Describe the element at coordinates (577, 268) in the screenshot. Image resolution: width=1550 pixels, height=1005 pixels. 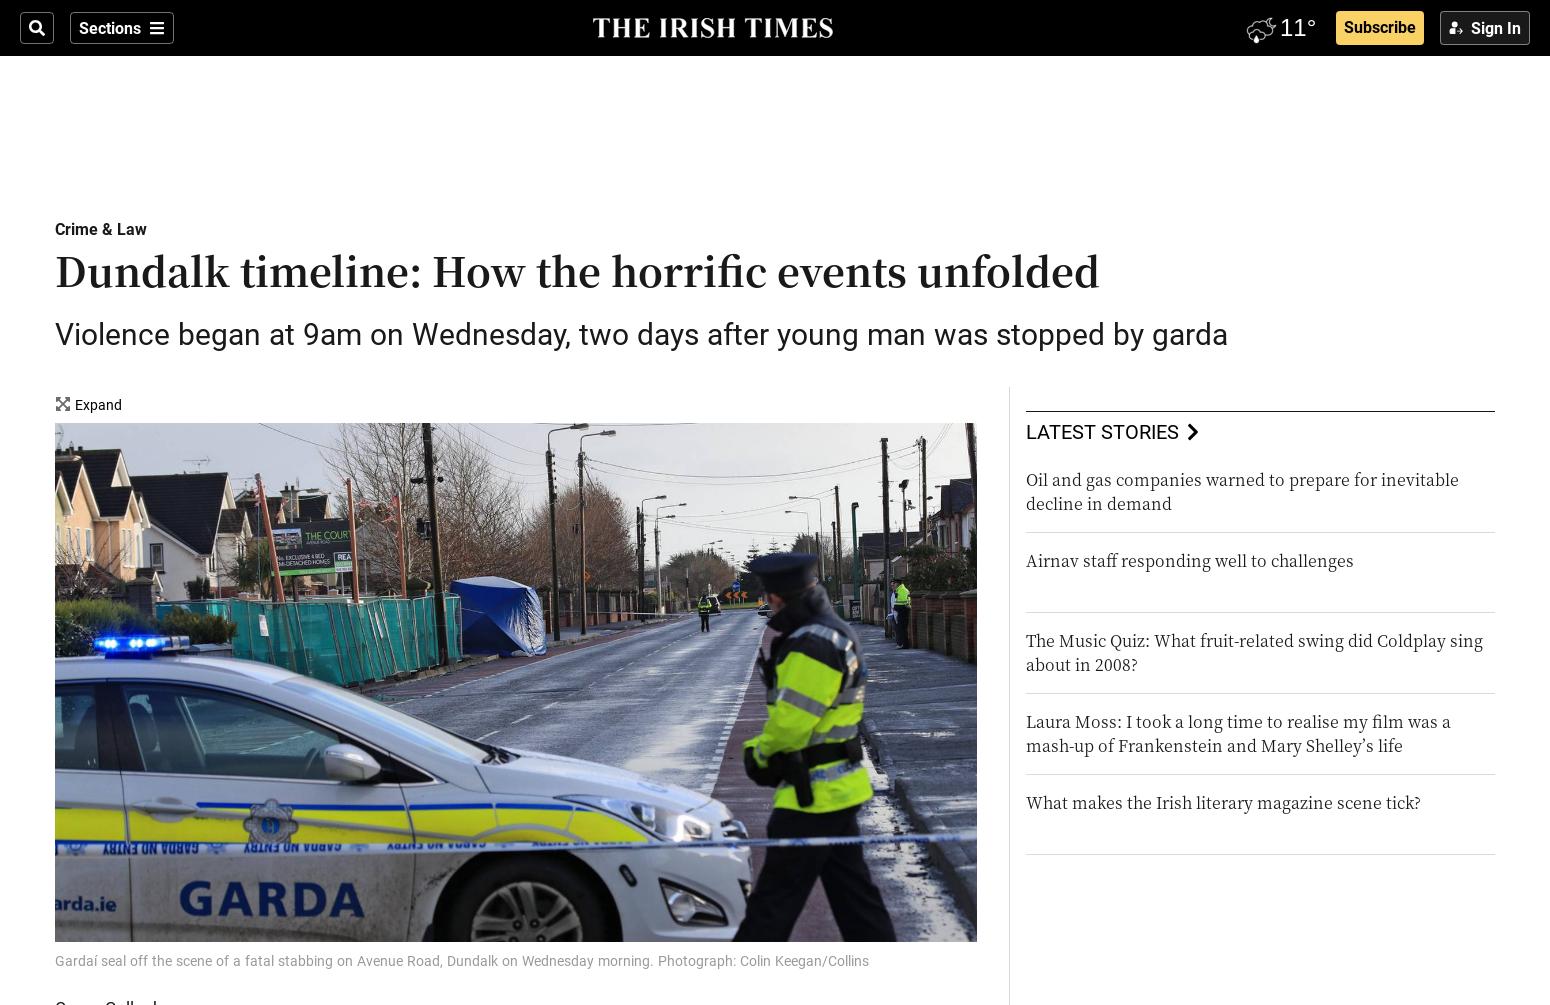
I see `'Dundalk timeline: How the horrific events unfolded'` at that location.